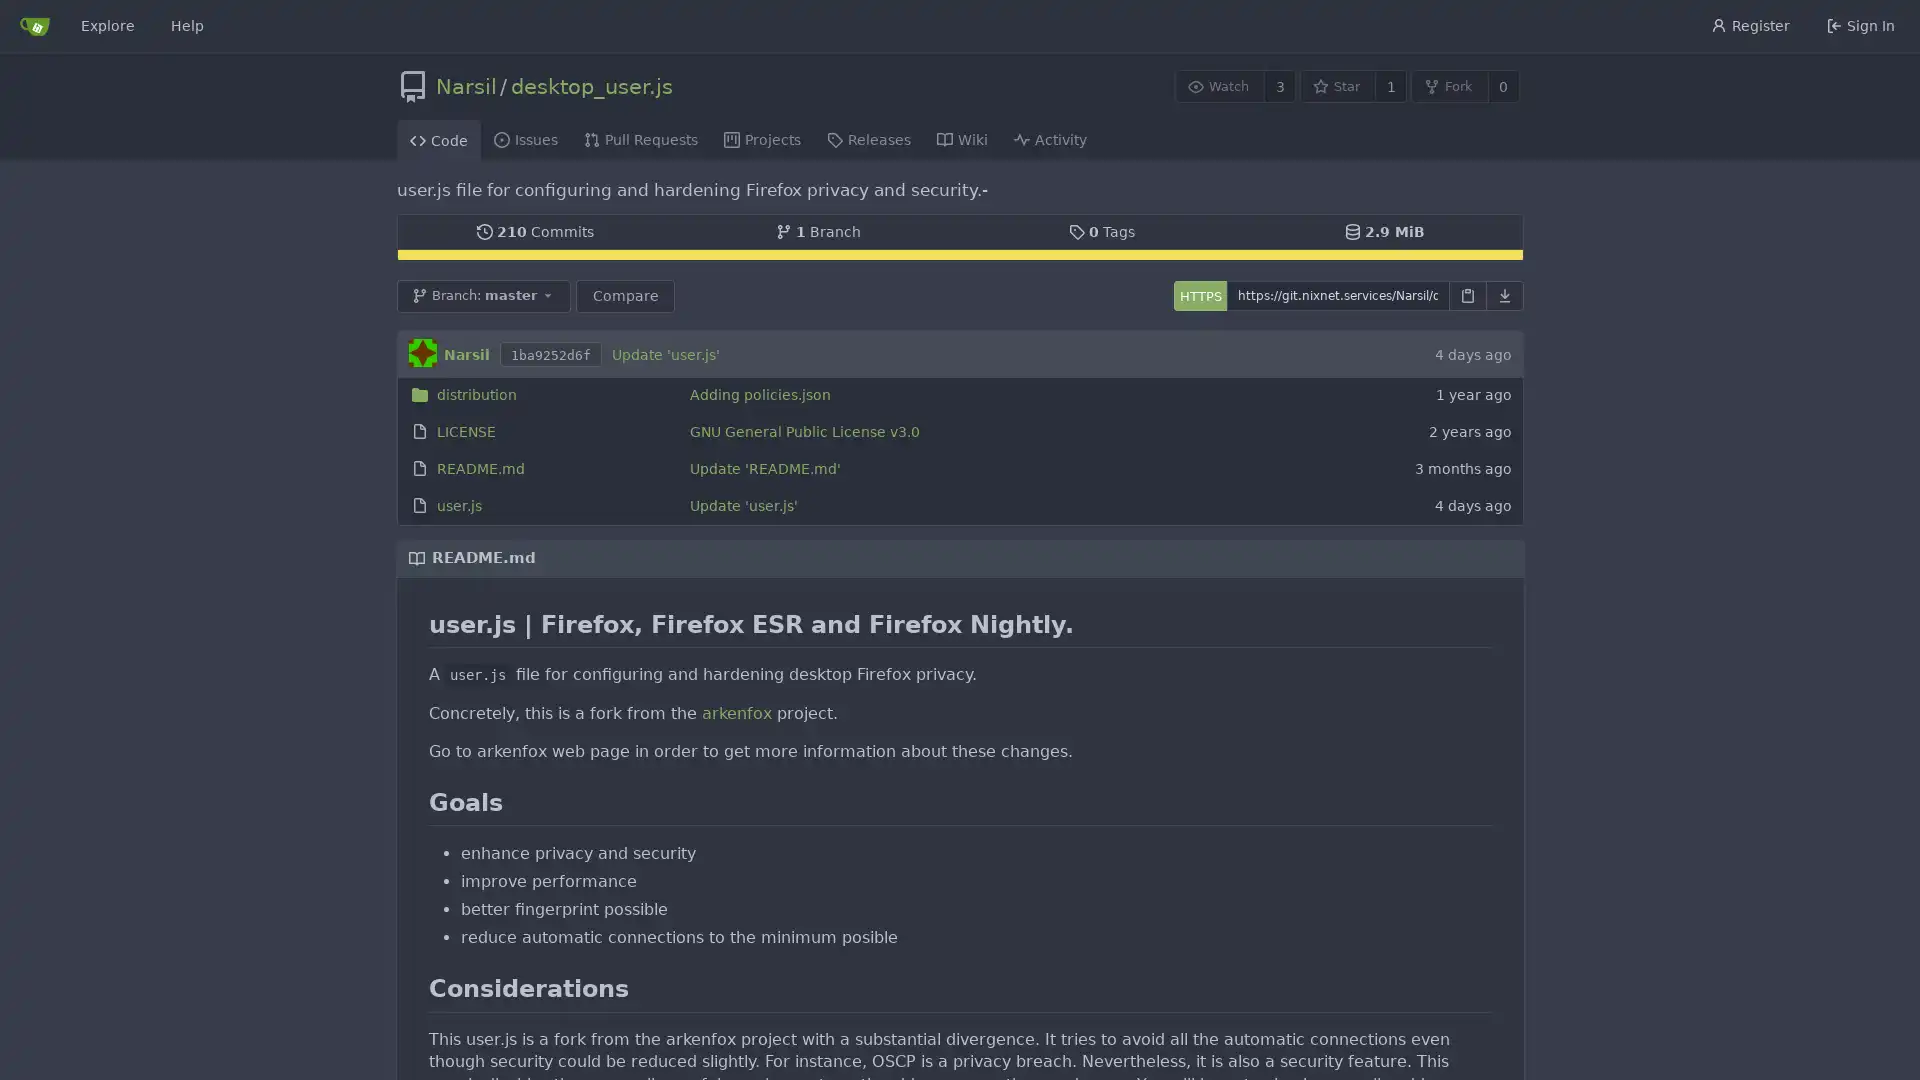  I want to click on Star, so click(1337, 85).